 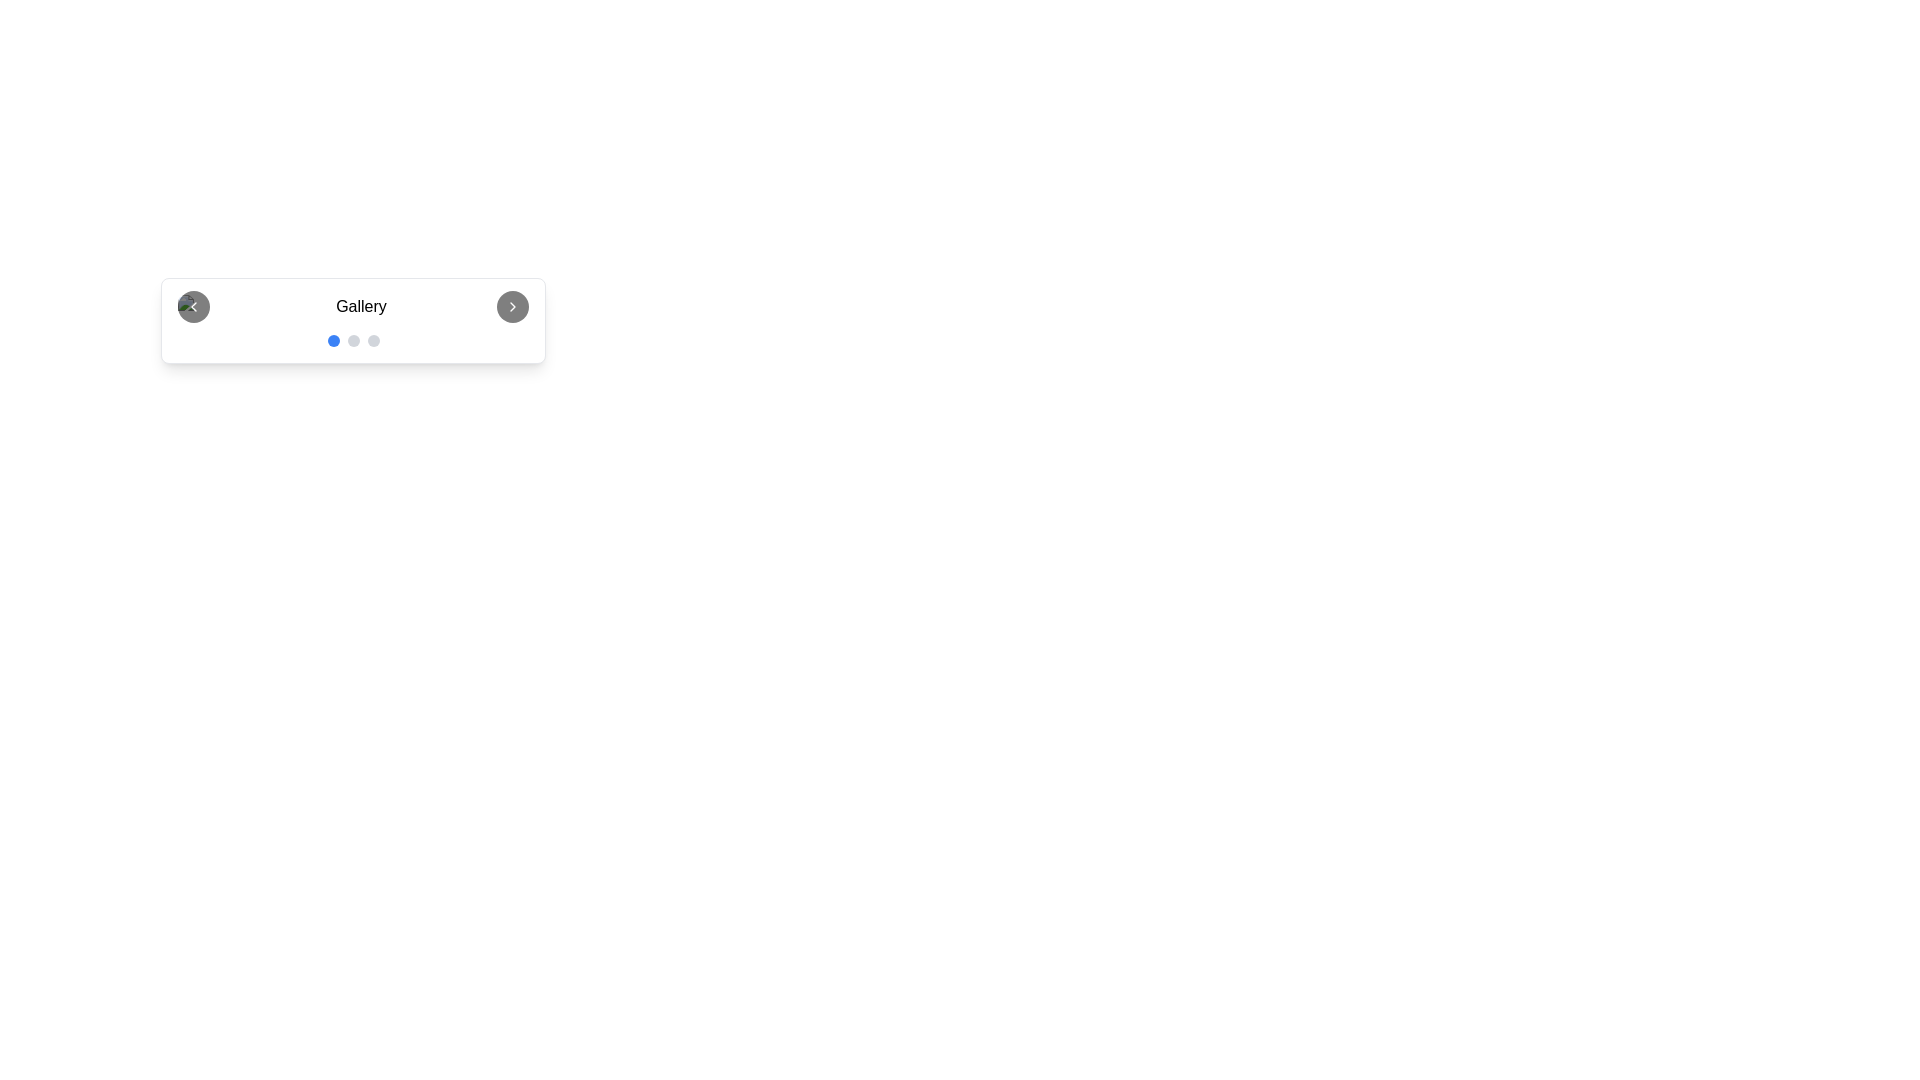 I want to click on the chevron-shaped left arrow embedded within the circular button on the left side of the gallery card, so click(x=193, y=307).